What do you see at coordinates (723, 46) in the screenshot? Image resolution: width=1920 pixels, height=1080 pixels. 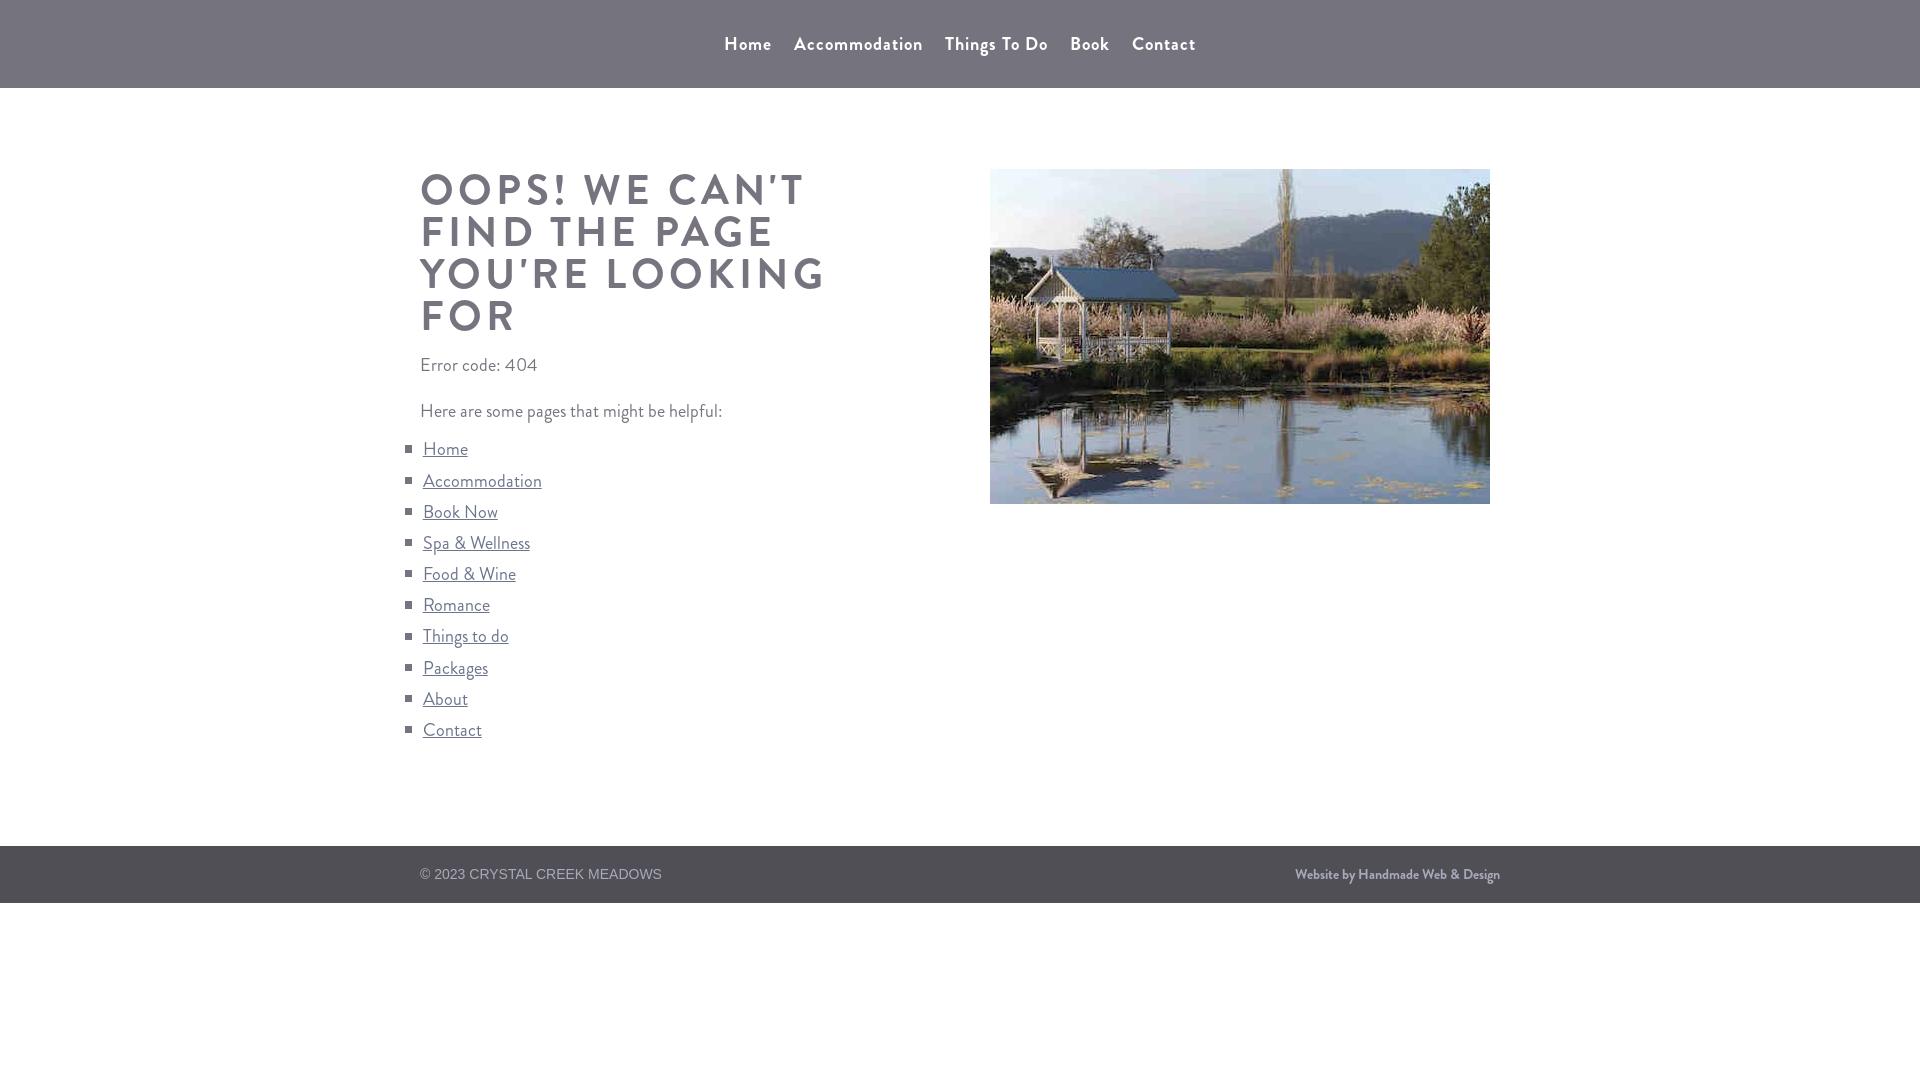 I see `'Home'` at bounding box center [723, 46].